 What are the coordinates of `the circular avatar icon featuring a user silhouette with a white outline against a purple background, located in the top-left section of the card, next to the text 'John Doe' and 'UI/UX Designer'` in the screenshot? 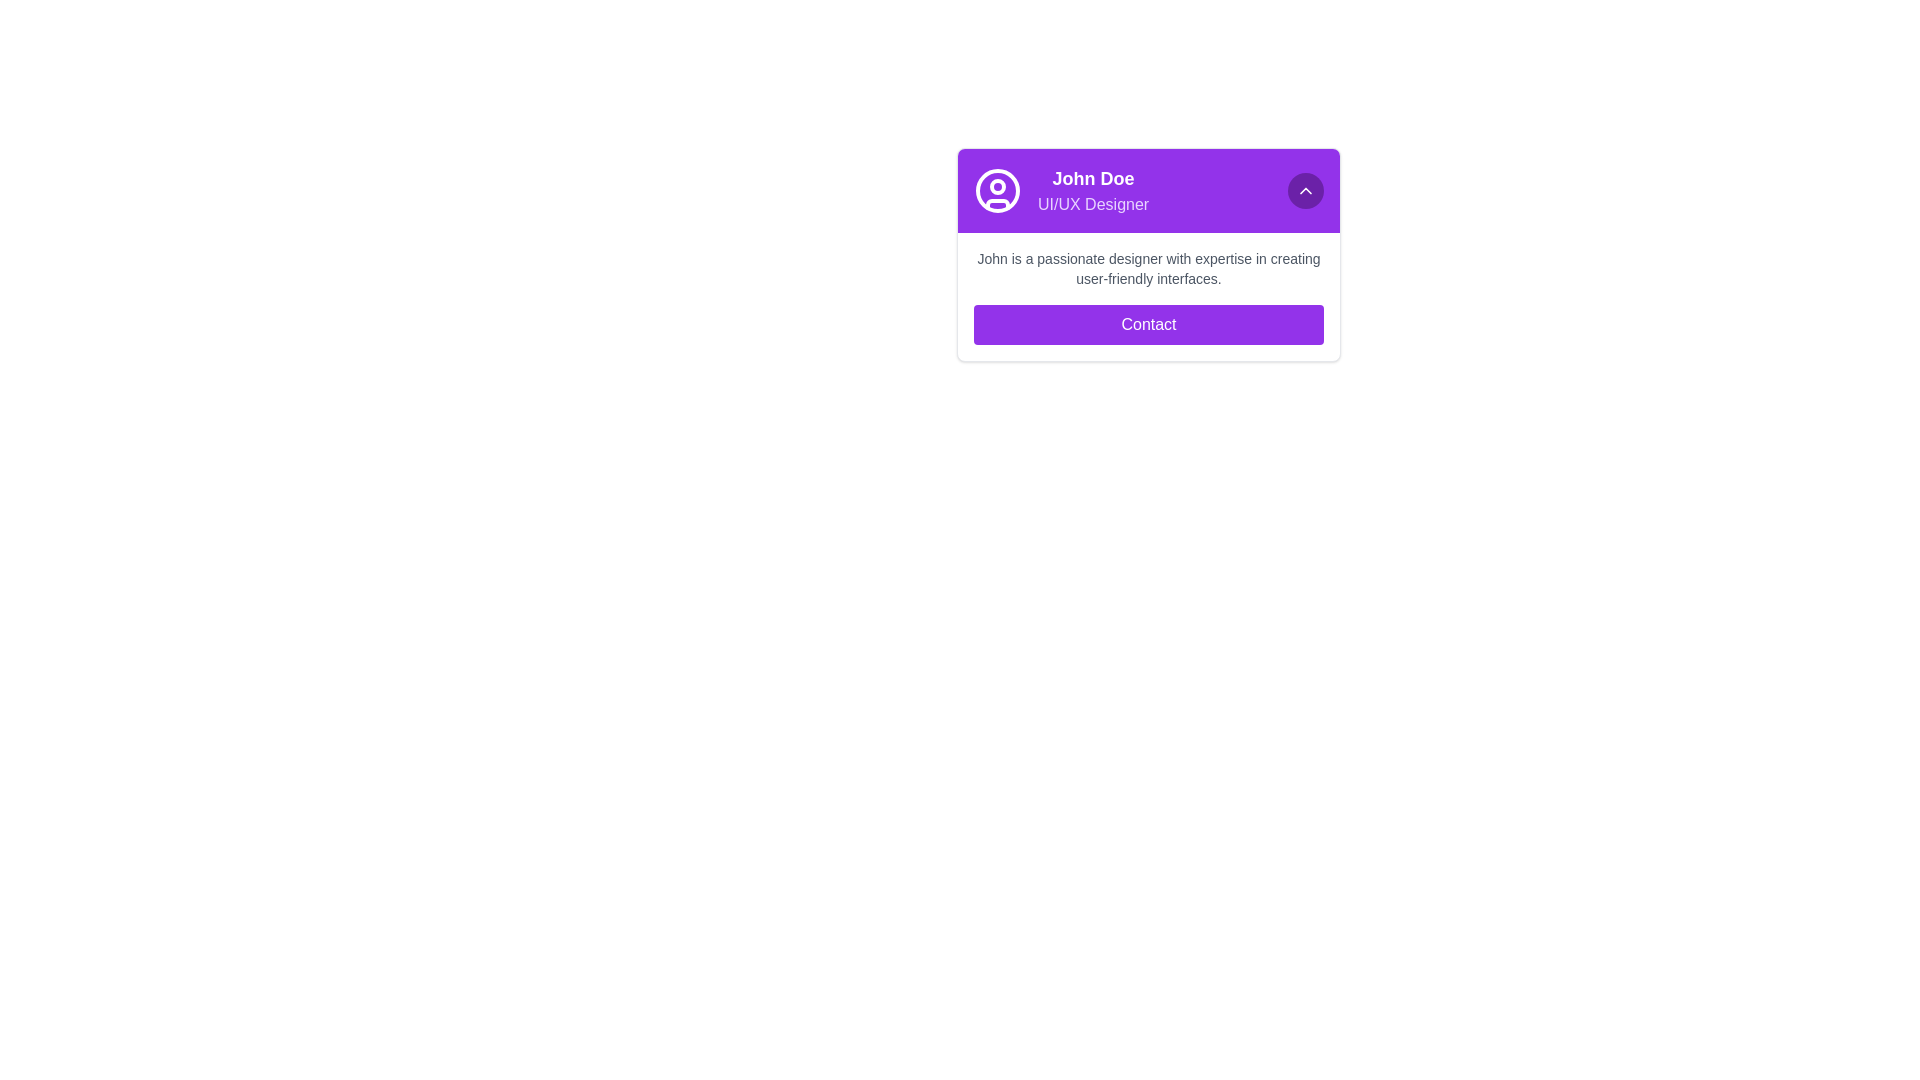 It's located at (998, 191).